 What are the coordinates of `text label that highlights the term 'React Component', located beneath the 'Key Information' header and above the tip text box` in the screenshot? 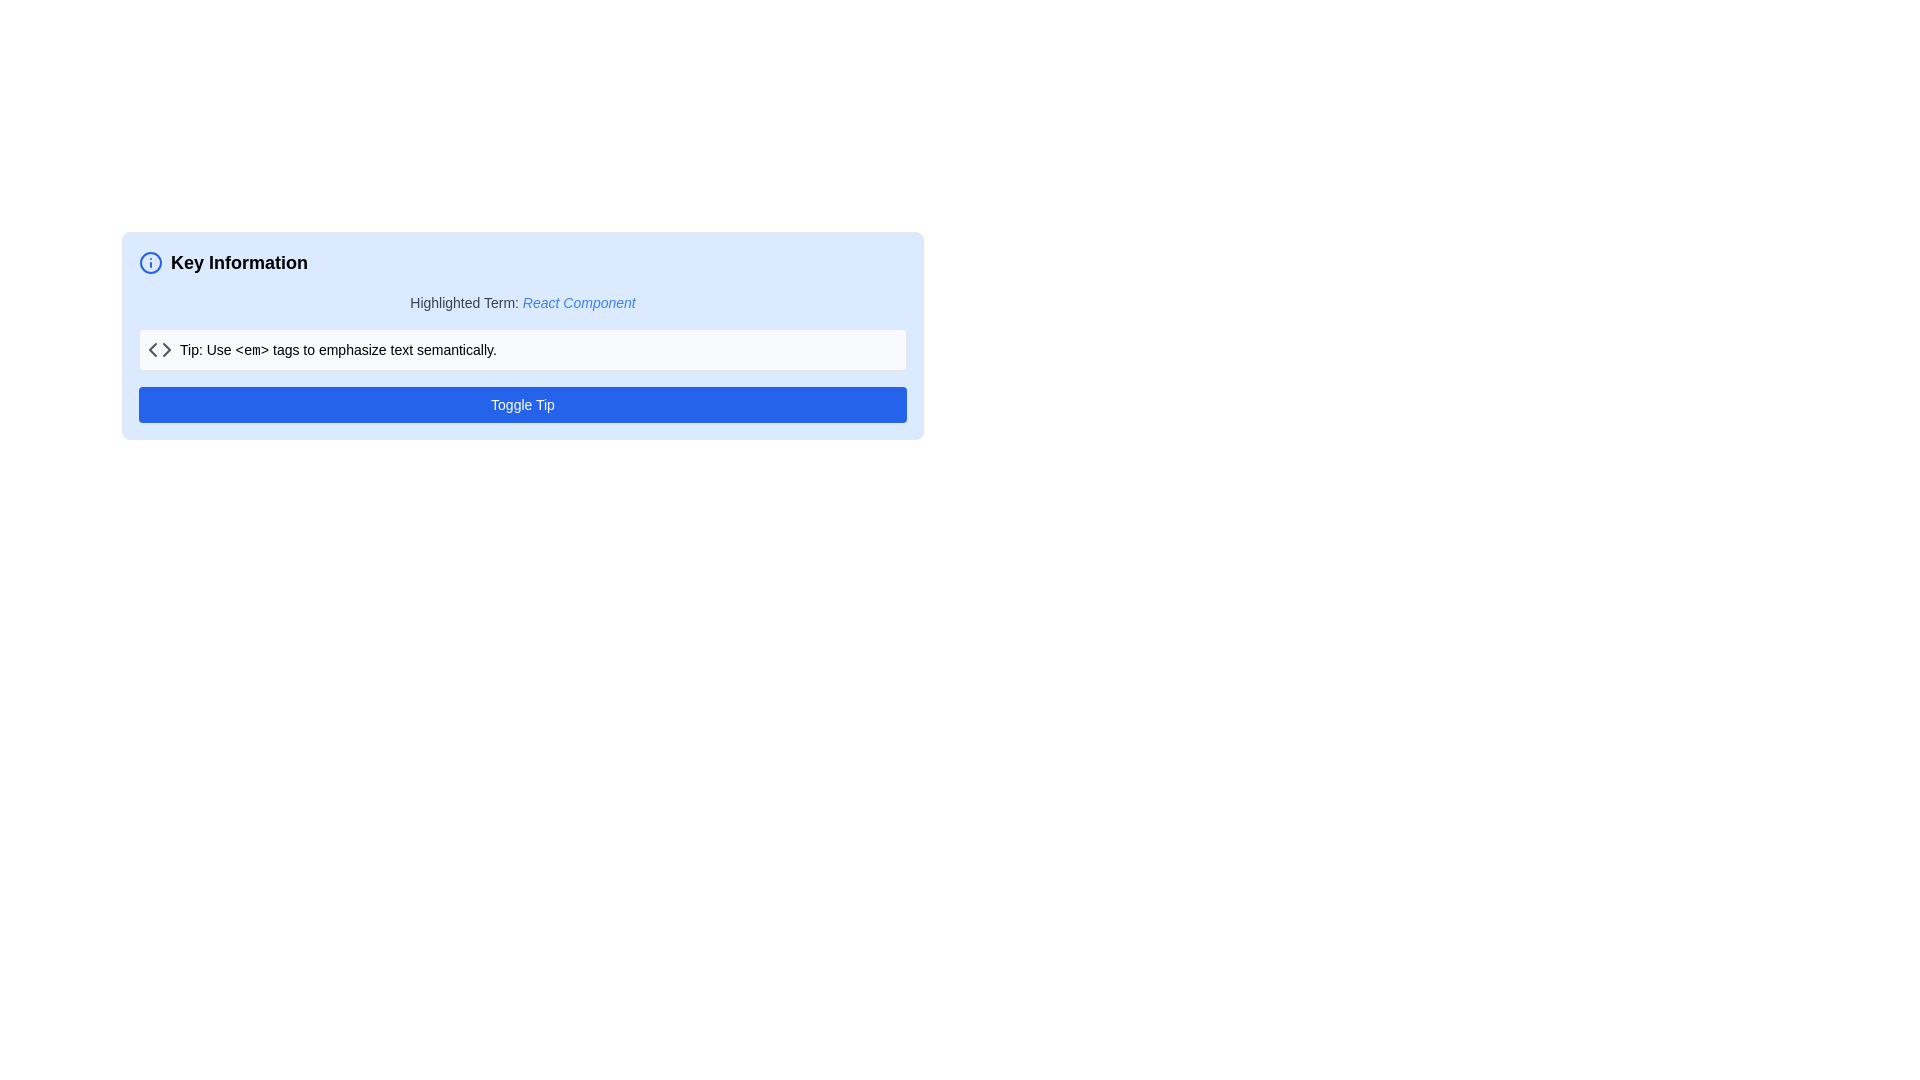 It's located at (523, 303).